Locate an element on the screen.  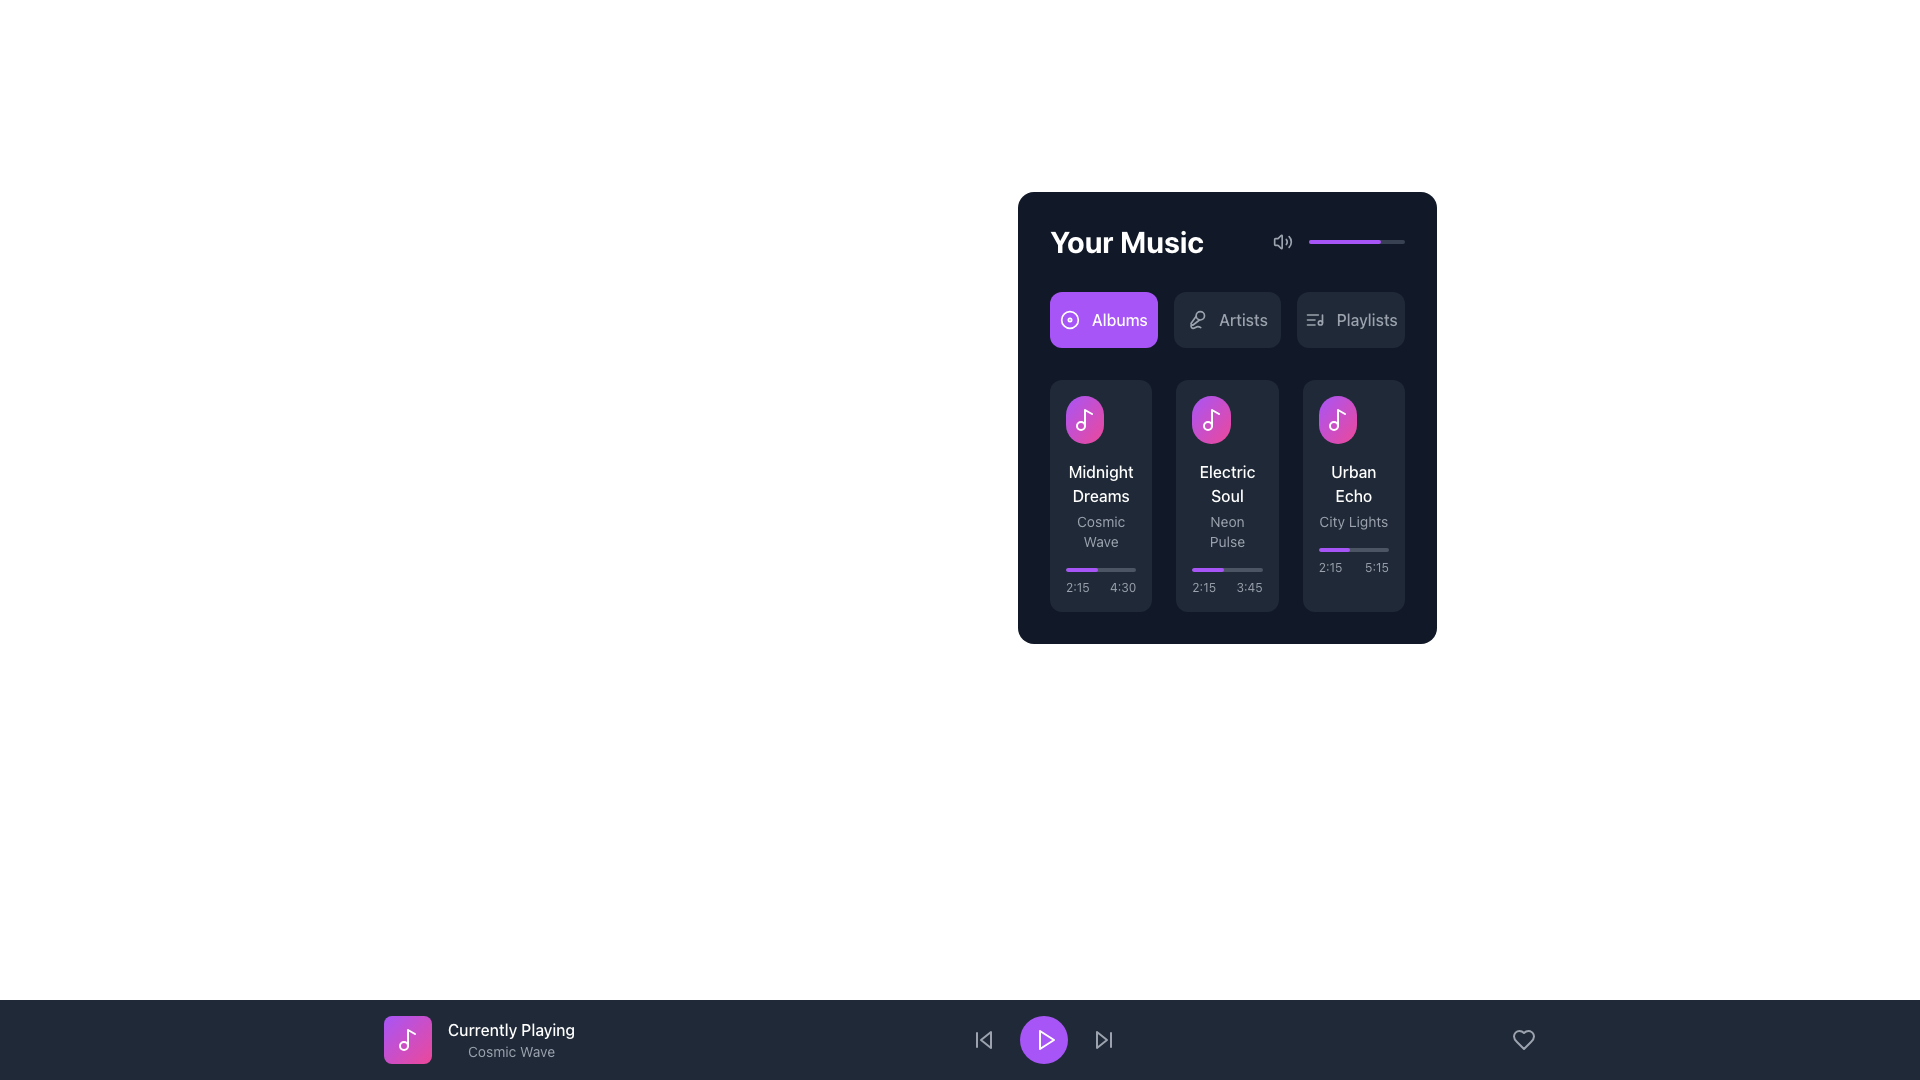
time information displayed in the text label element showing '5:15' in light gray font on a dark background, located in the bottom section of the 'Urban Echo' album card is located at coordinates (1376, 567).